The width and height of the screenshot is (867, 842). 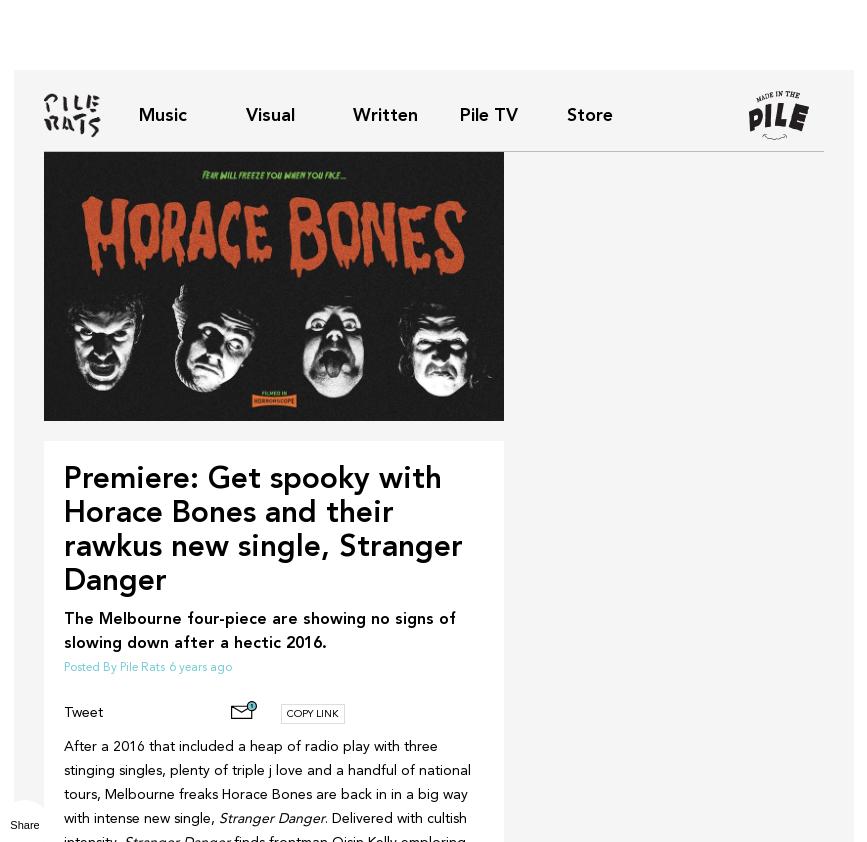 I want to click on 'The Melbourne four-piece are showing no signs of slowing down after a hectic 2016.', so click(x=258, y=629).